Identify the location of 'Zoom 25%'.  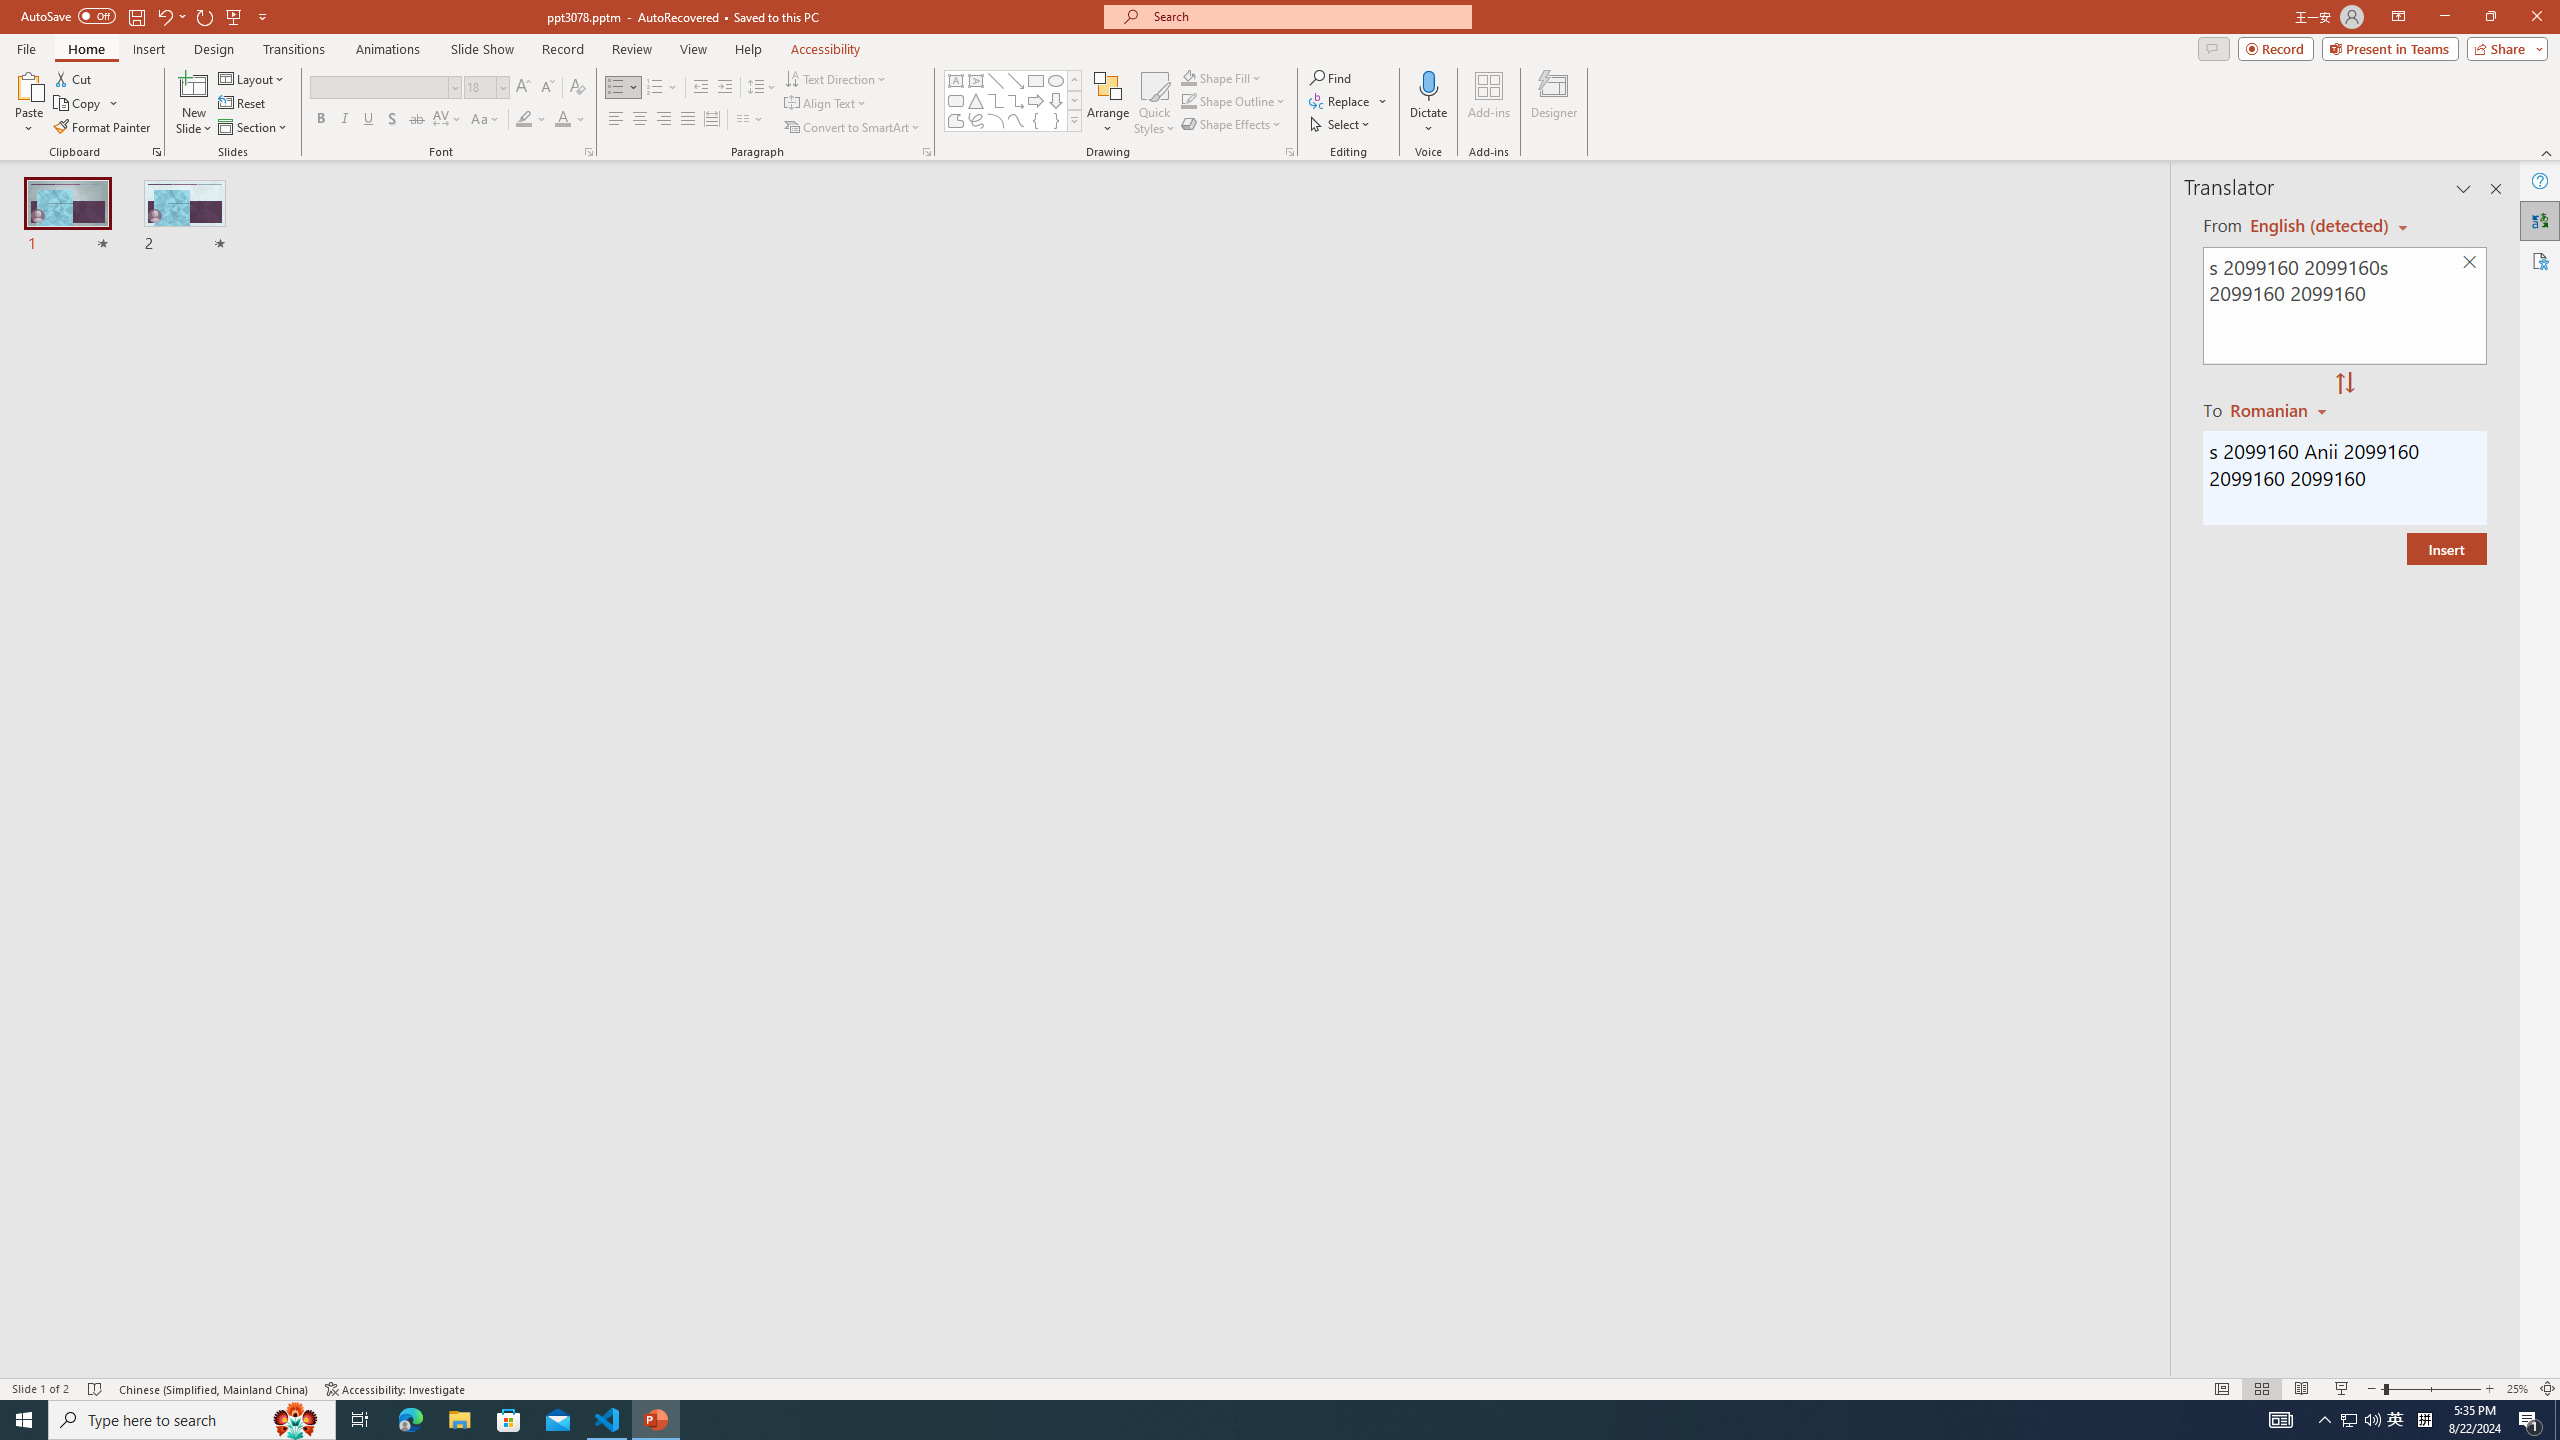
(2516, 1389).